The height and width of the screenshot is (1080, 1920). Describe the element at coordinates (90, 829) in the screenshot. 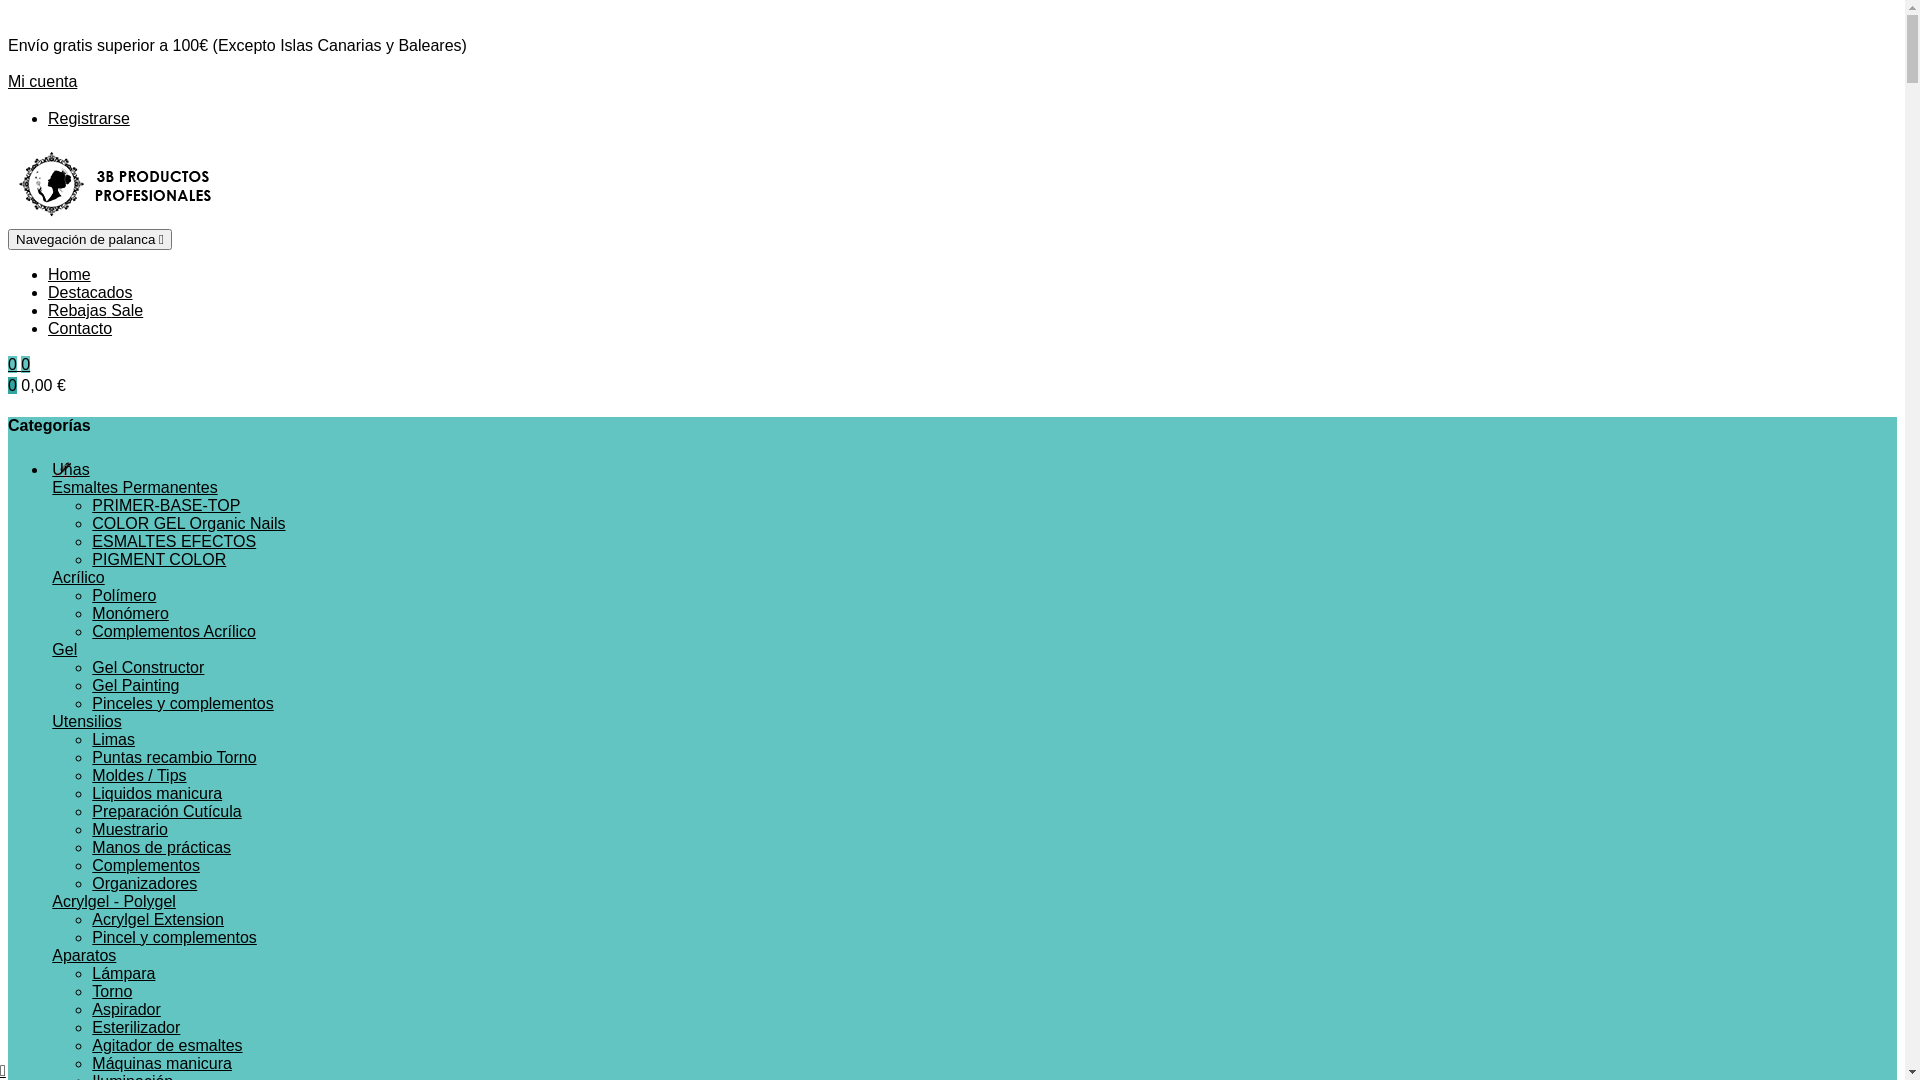

I see `'Muestrario'` at that location.